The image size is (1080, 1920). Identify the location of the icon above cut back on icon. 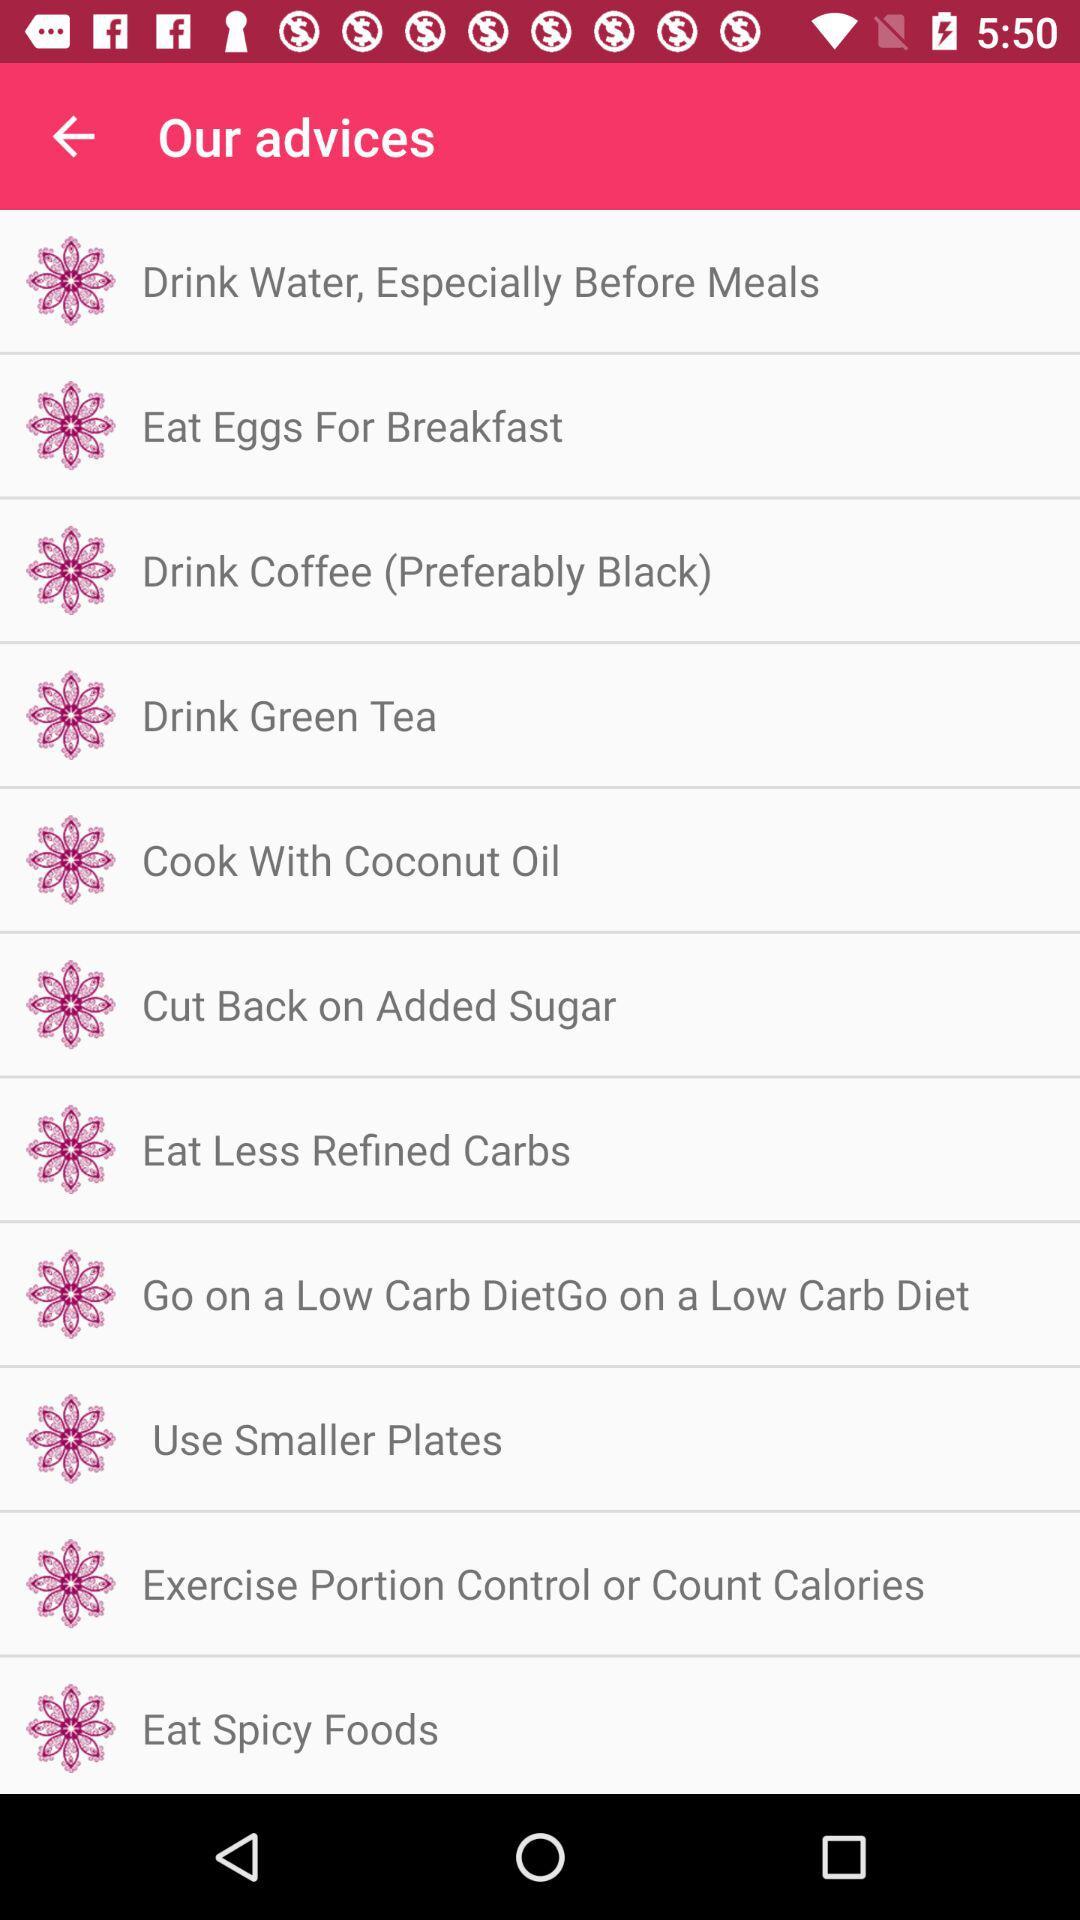
(350, 859).